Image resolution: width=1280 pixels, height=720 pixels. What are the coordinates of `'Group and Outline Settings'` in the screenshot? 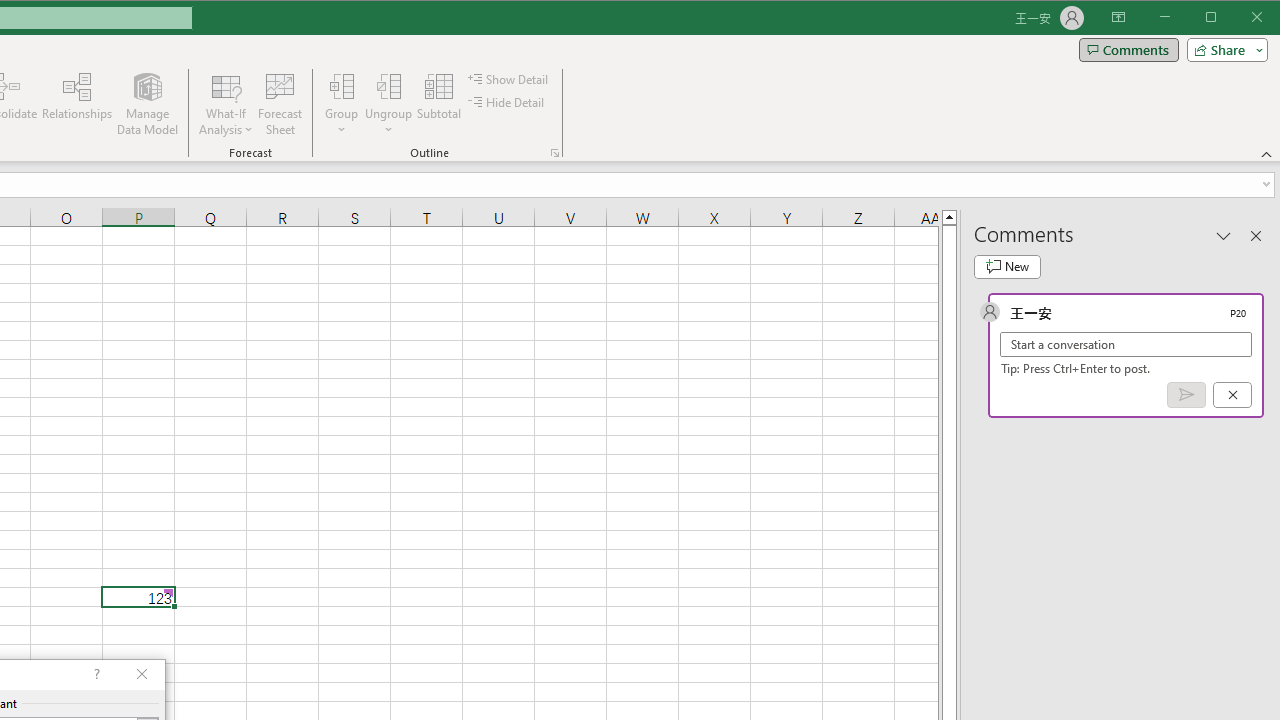 It's located at (554, 152).